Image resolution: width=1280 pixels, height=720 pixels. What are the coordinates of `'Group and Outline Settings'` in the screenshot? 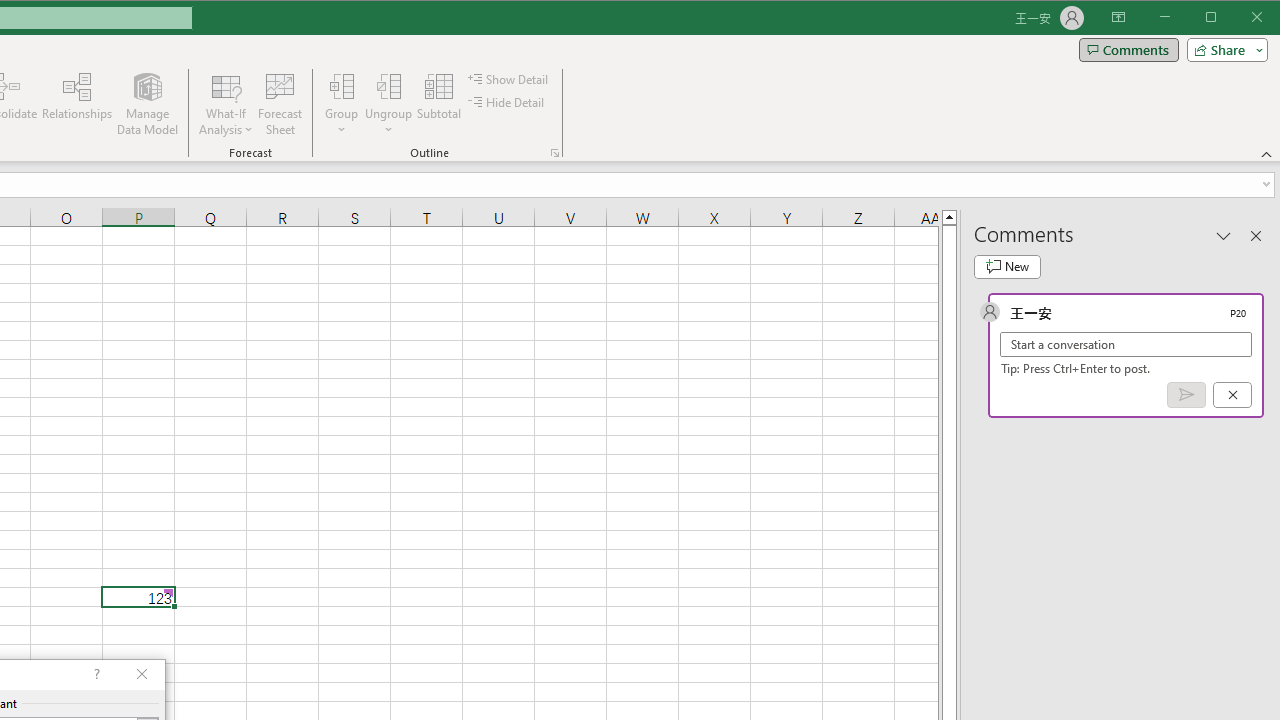 It's located at (554, 152).